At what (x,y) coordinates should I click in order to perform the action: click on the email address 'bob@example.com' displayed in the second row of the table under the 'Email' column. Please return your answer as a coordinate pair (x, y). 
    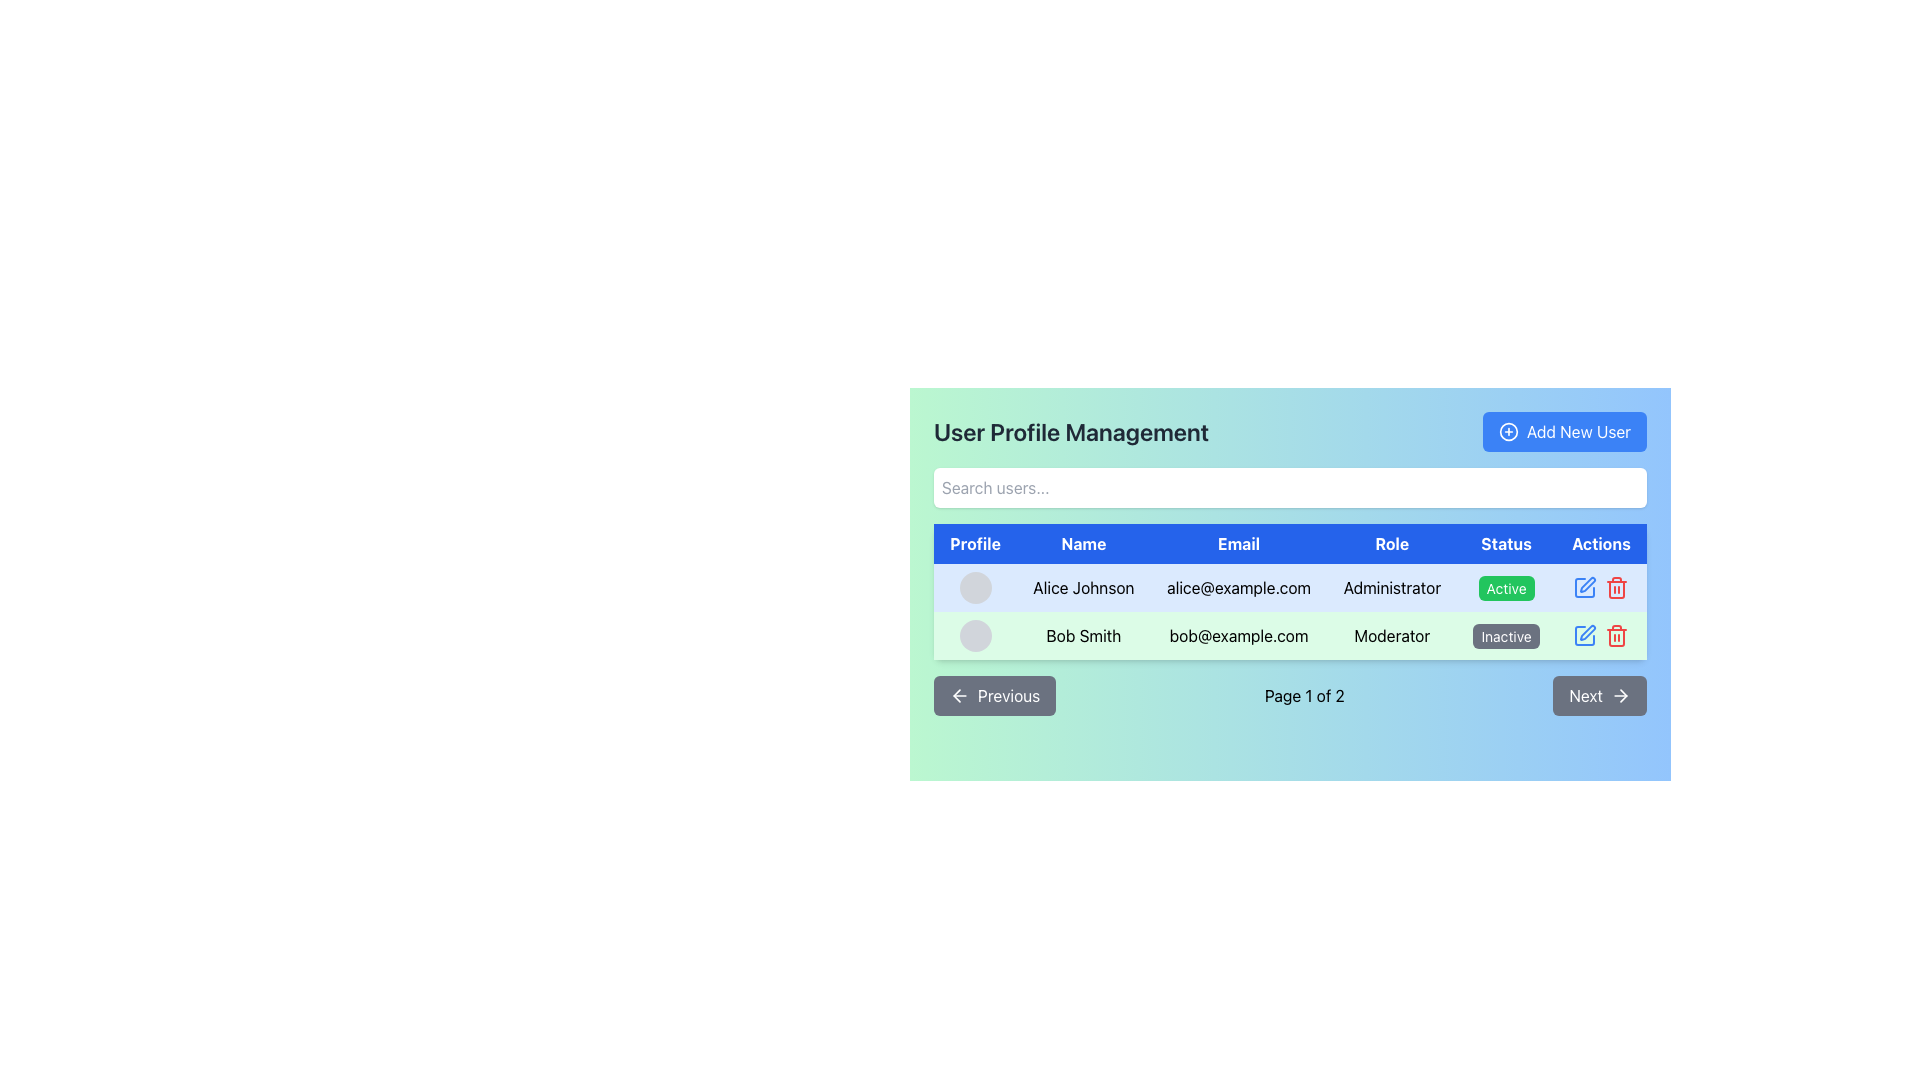
    Looking at the image, I should click on (1237, 636).